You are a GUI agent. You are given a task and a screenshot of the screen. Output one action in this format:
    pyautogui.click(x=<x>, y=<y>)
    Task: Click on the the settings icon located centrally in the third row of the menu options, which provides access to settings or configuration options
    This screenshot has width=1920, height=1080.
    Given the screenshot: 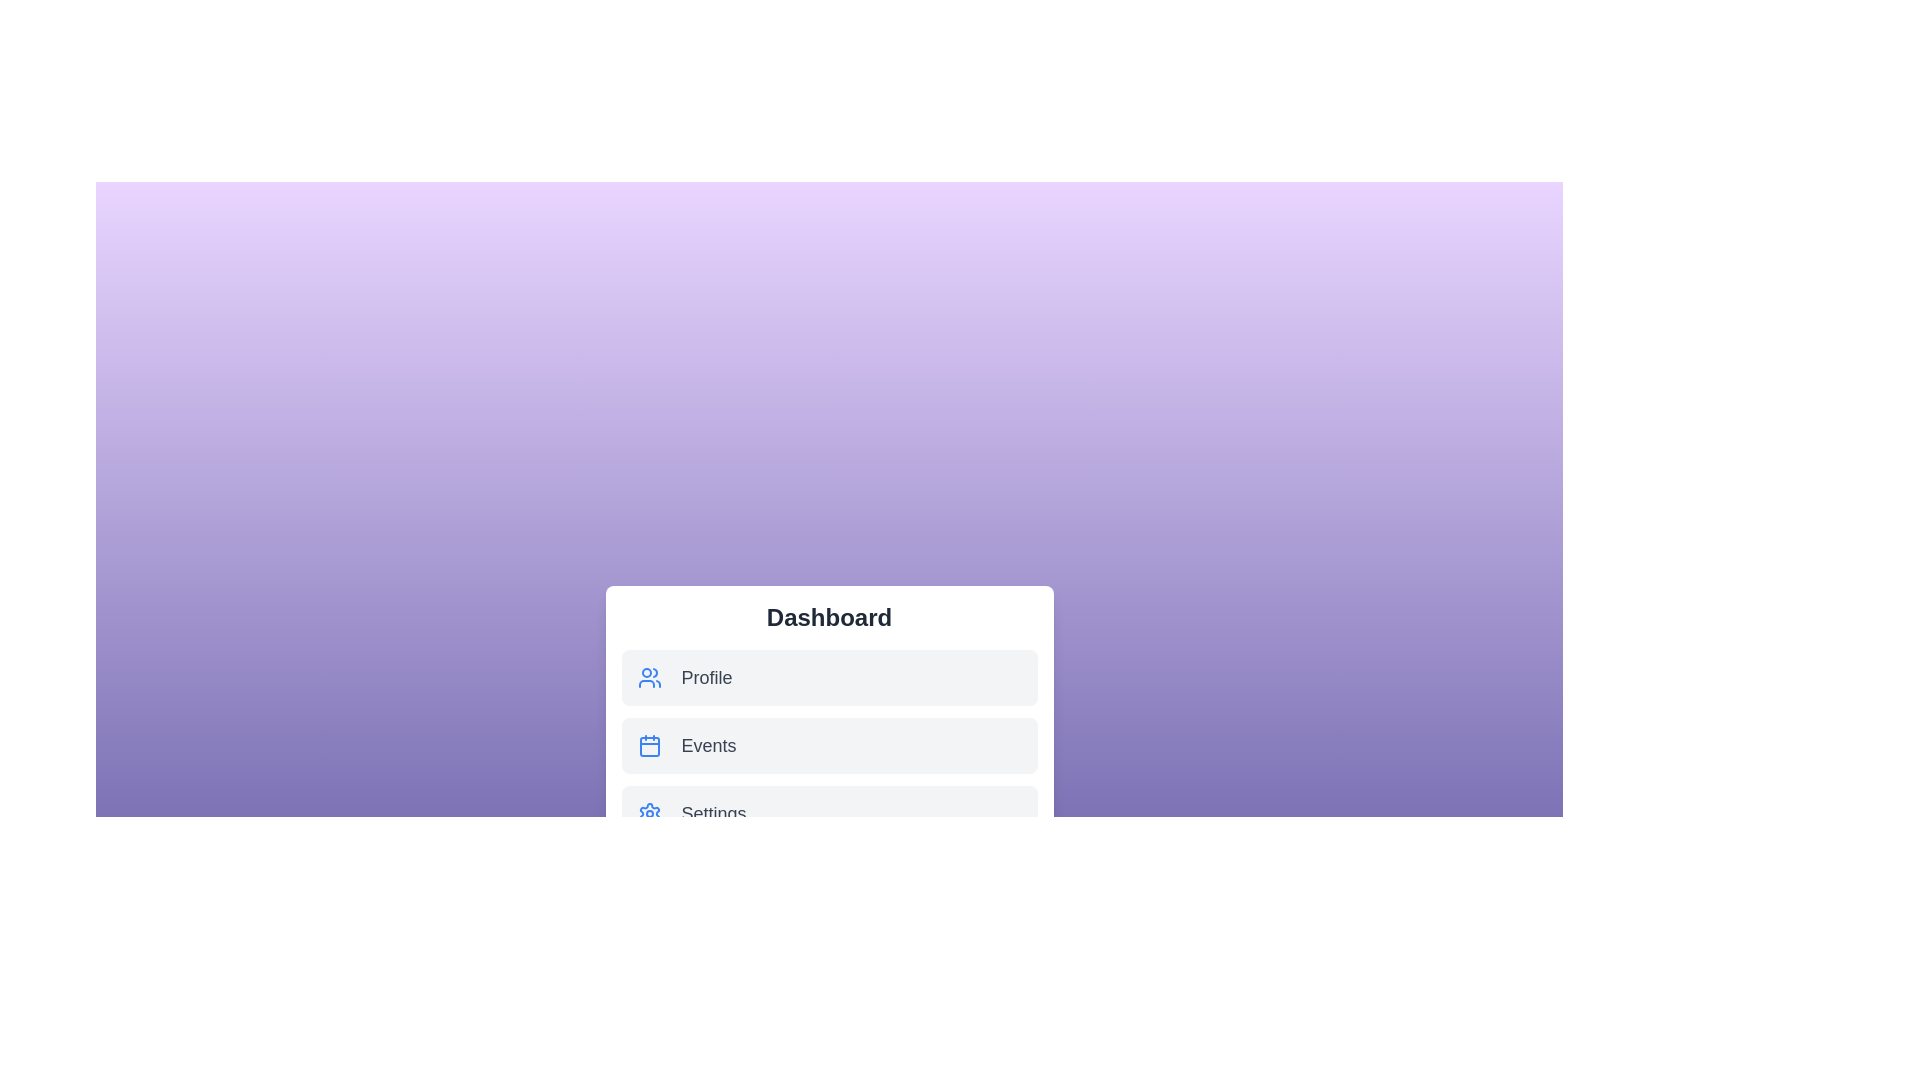 What is the action you would take?
    pyautogui.click(x=649, y=813)
    